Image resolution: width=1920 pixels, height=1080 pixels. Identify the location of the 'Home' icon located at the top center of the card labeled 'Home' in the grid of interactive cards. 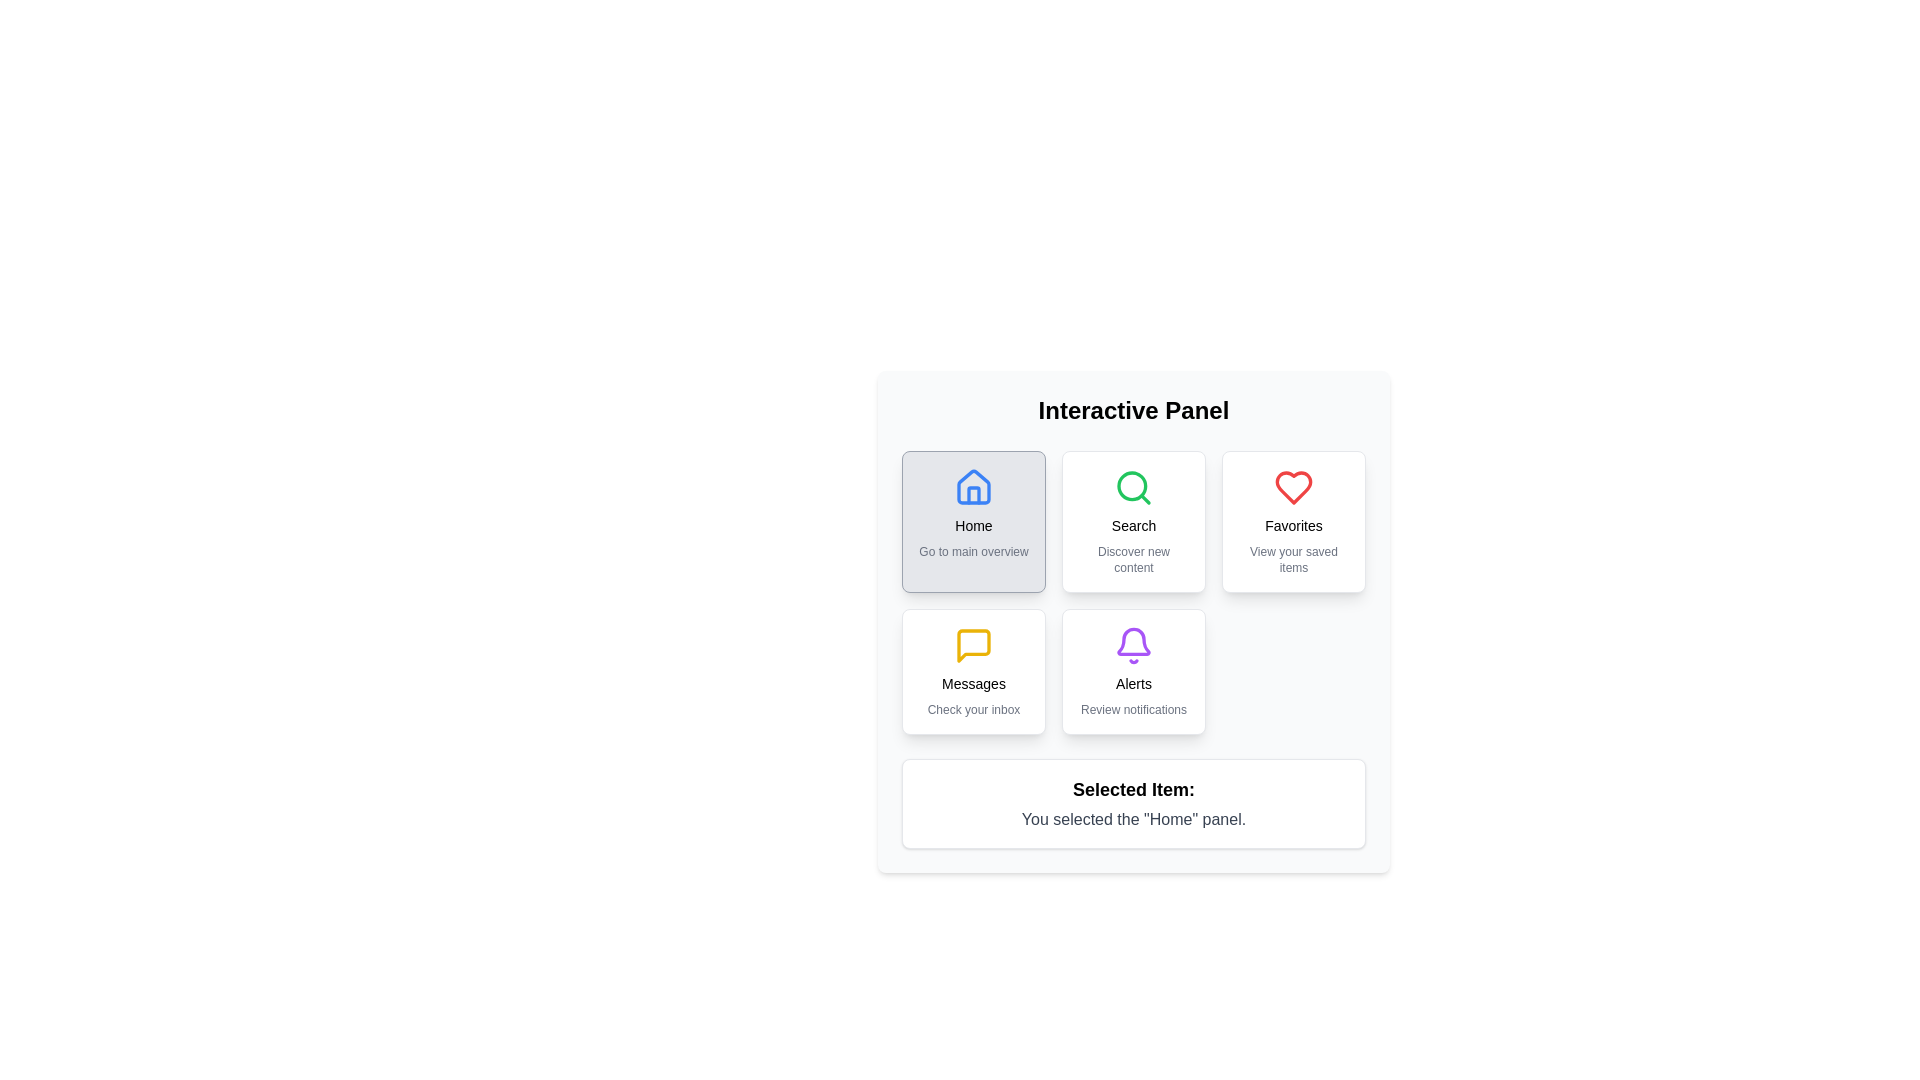
(974, 488).